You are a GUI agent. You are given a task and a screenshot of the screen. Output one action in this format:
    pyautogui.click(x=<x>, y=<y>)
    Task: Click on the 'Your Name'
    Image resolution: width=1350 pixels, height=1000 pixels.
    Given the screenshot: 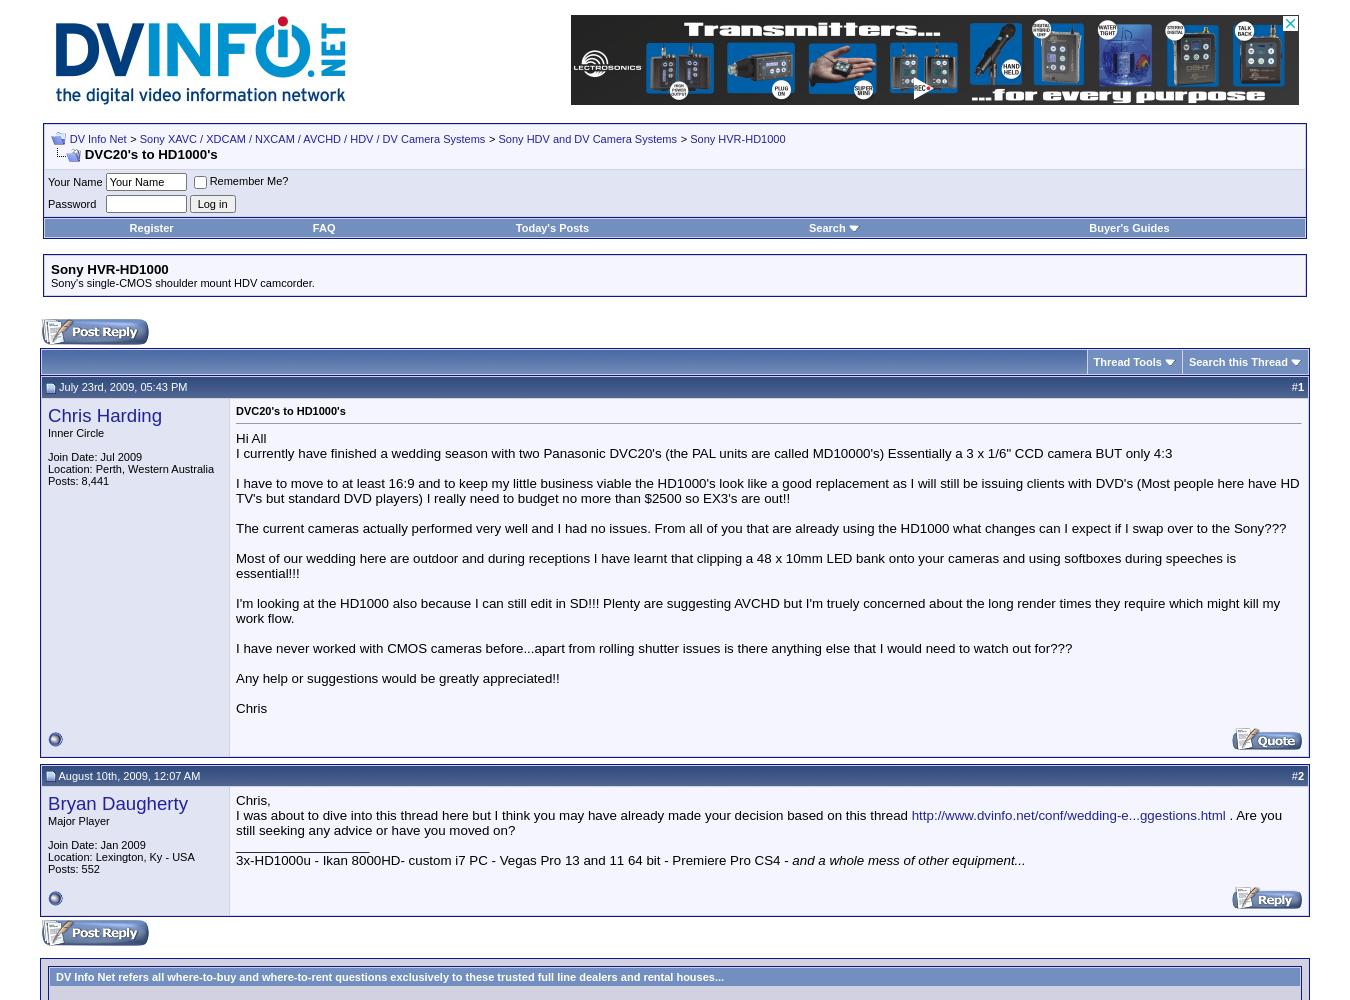 What is the action you would take?
    pyautogui.click(x=47, y=182)
    